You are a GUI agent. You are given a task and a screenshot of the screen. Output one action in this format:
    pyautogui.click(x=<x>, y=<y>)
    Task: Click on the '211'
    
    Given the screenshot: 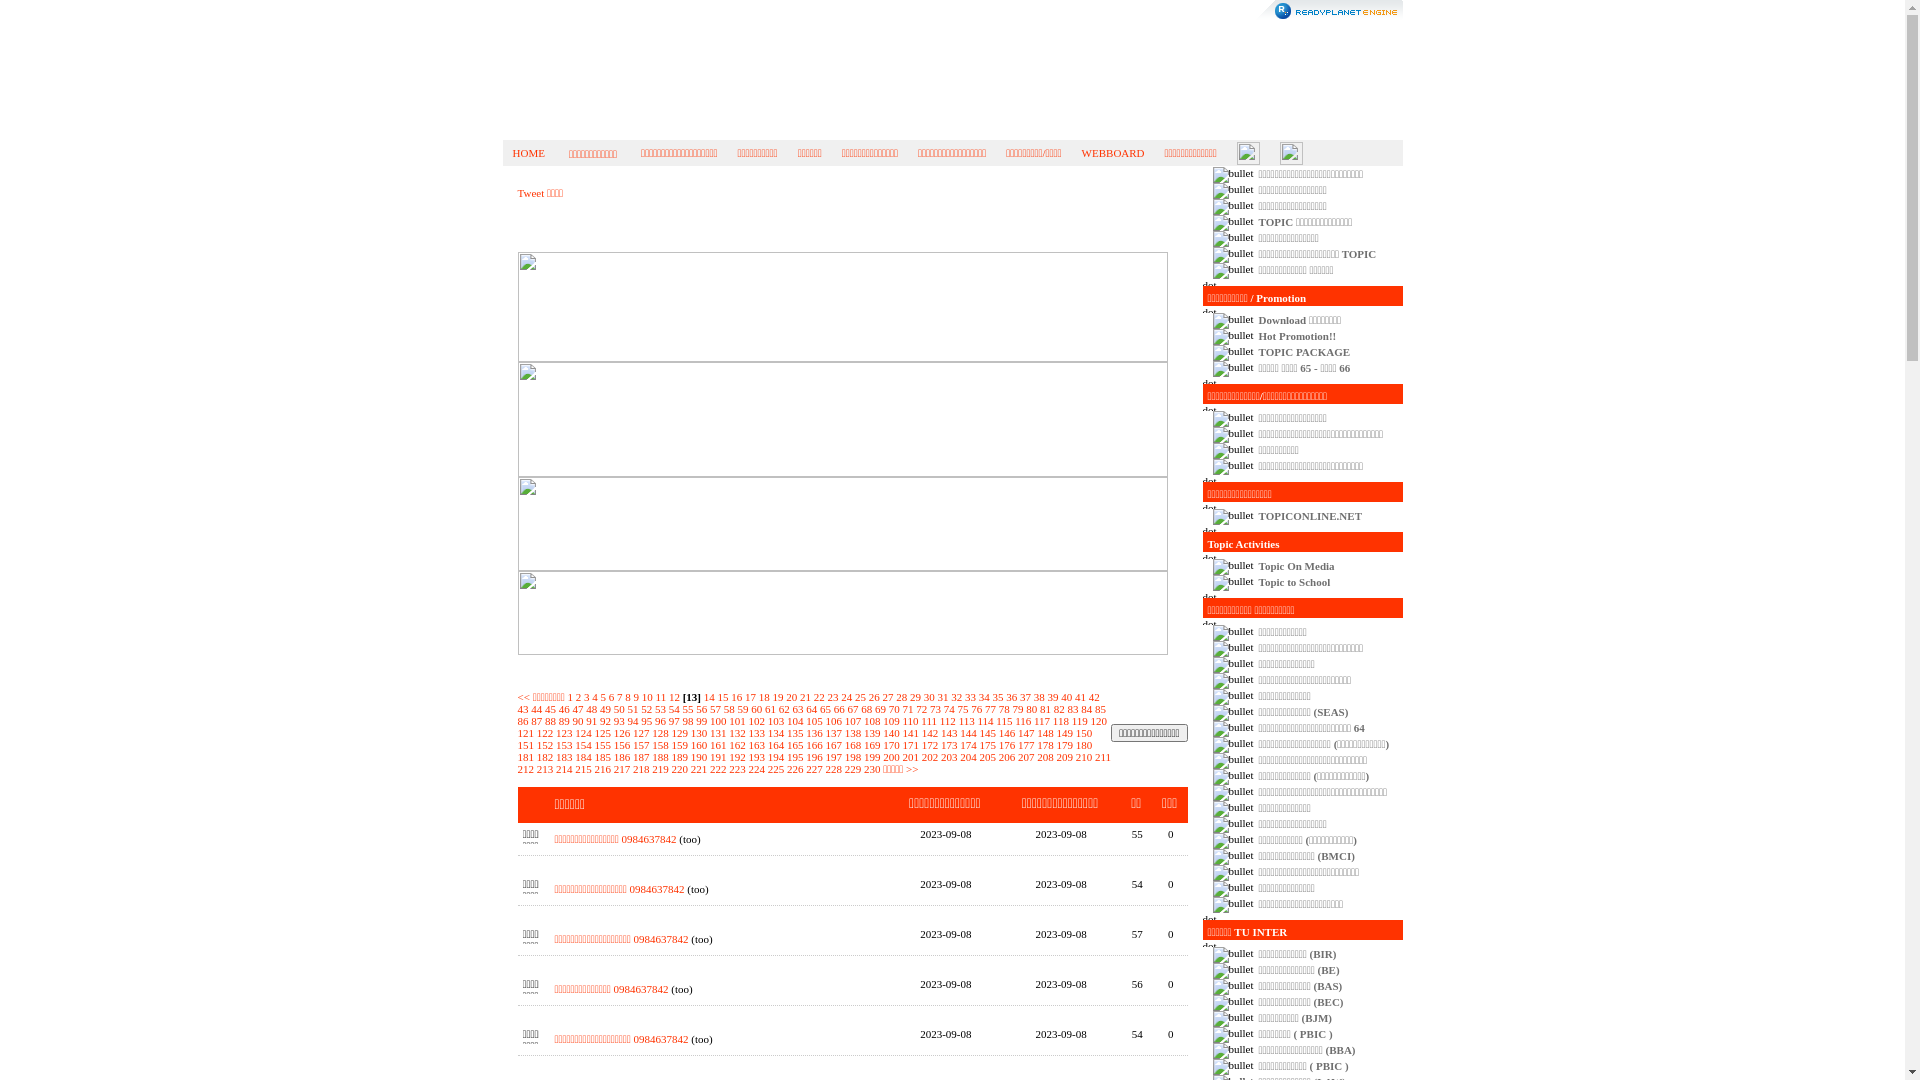 What is the action you would take?
    pyautogui.click(x=1093, y=756)
    